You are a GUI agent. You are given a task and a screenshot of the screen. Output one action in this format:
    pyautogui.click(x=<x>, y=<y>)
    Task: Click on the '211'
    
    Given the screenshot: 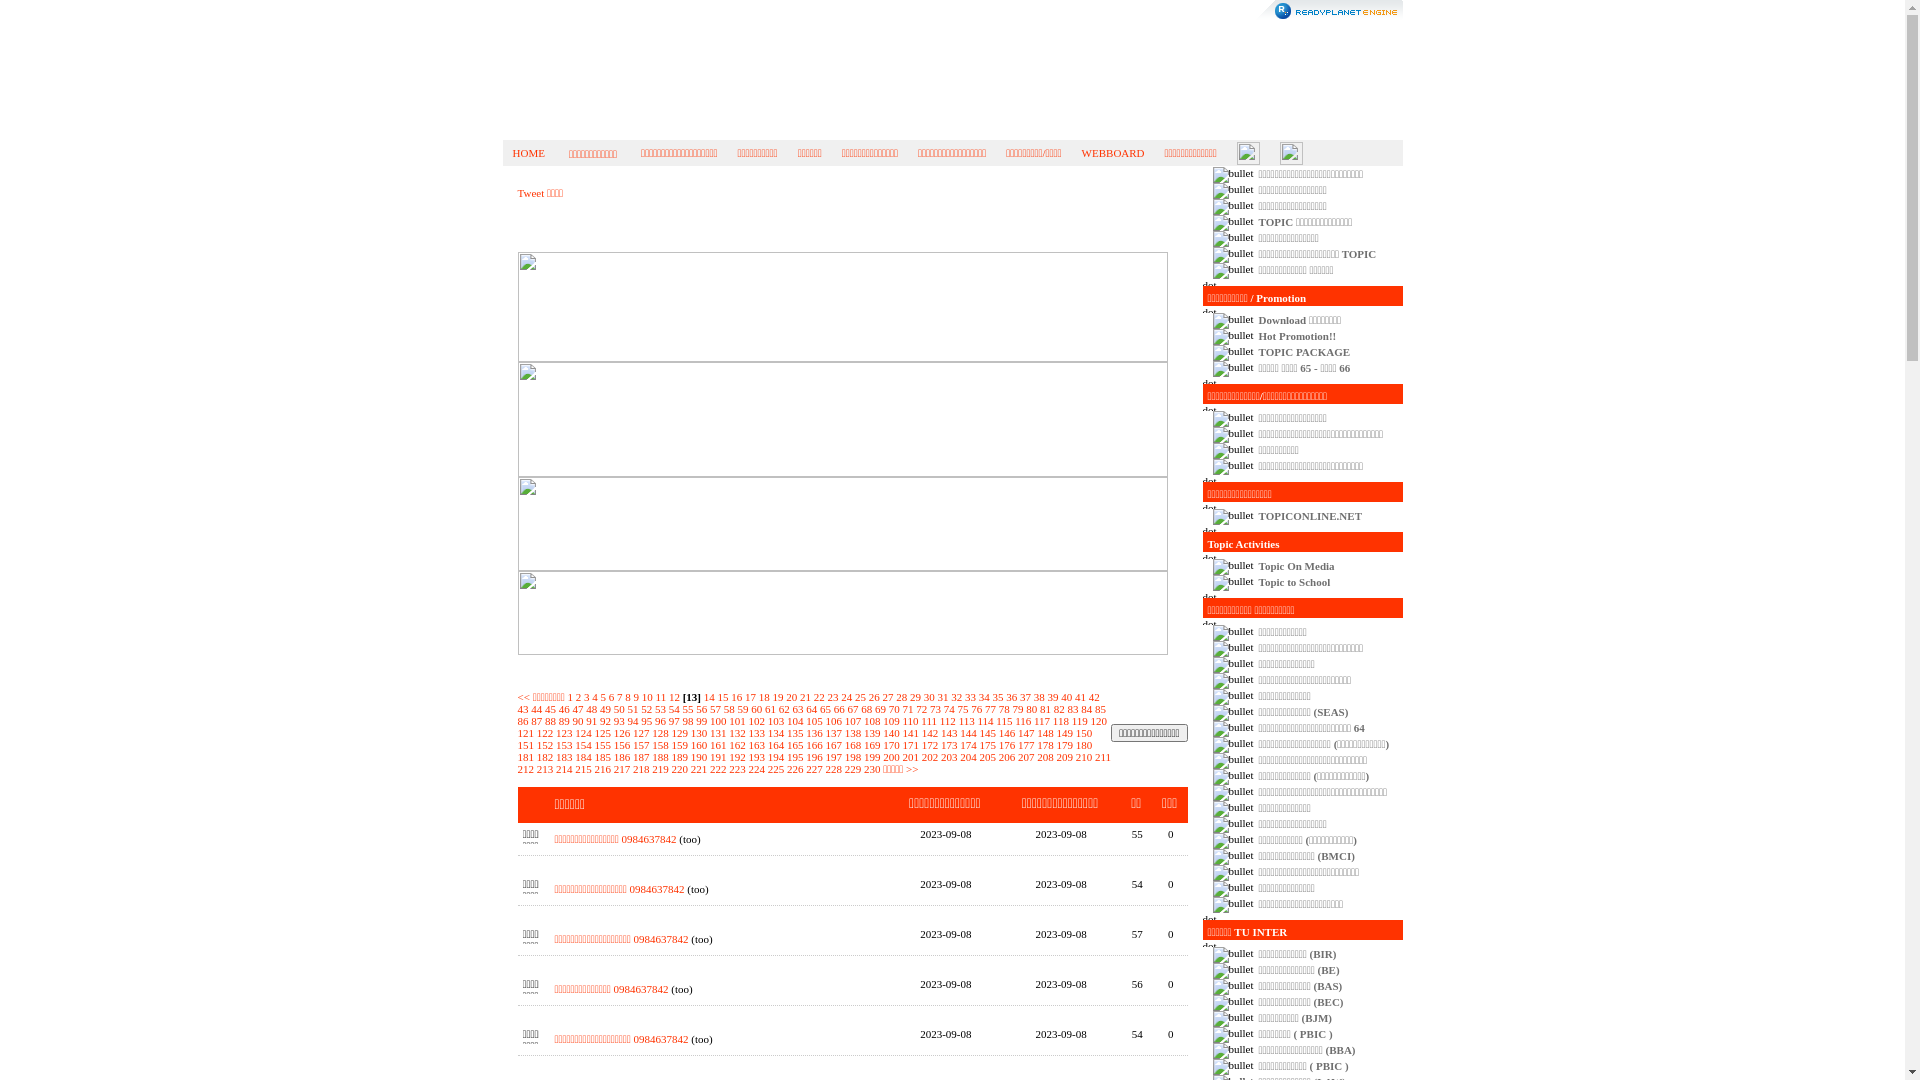 What is the action you would take?
    pyautogui.click(x=1093, y=756)
    